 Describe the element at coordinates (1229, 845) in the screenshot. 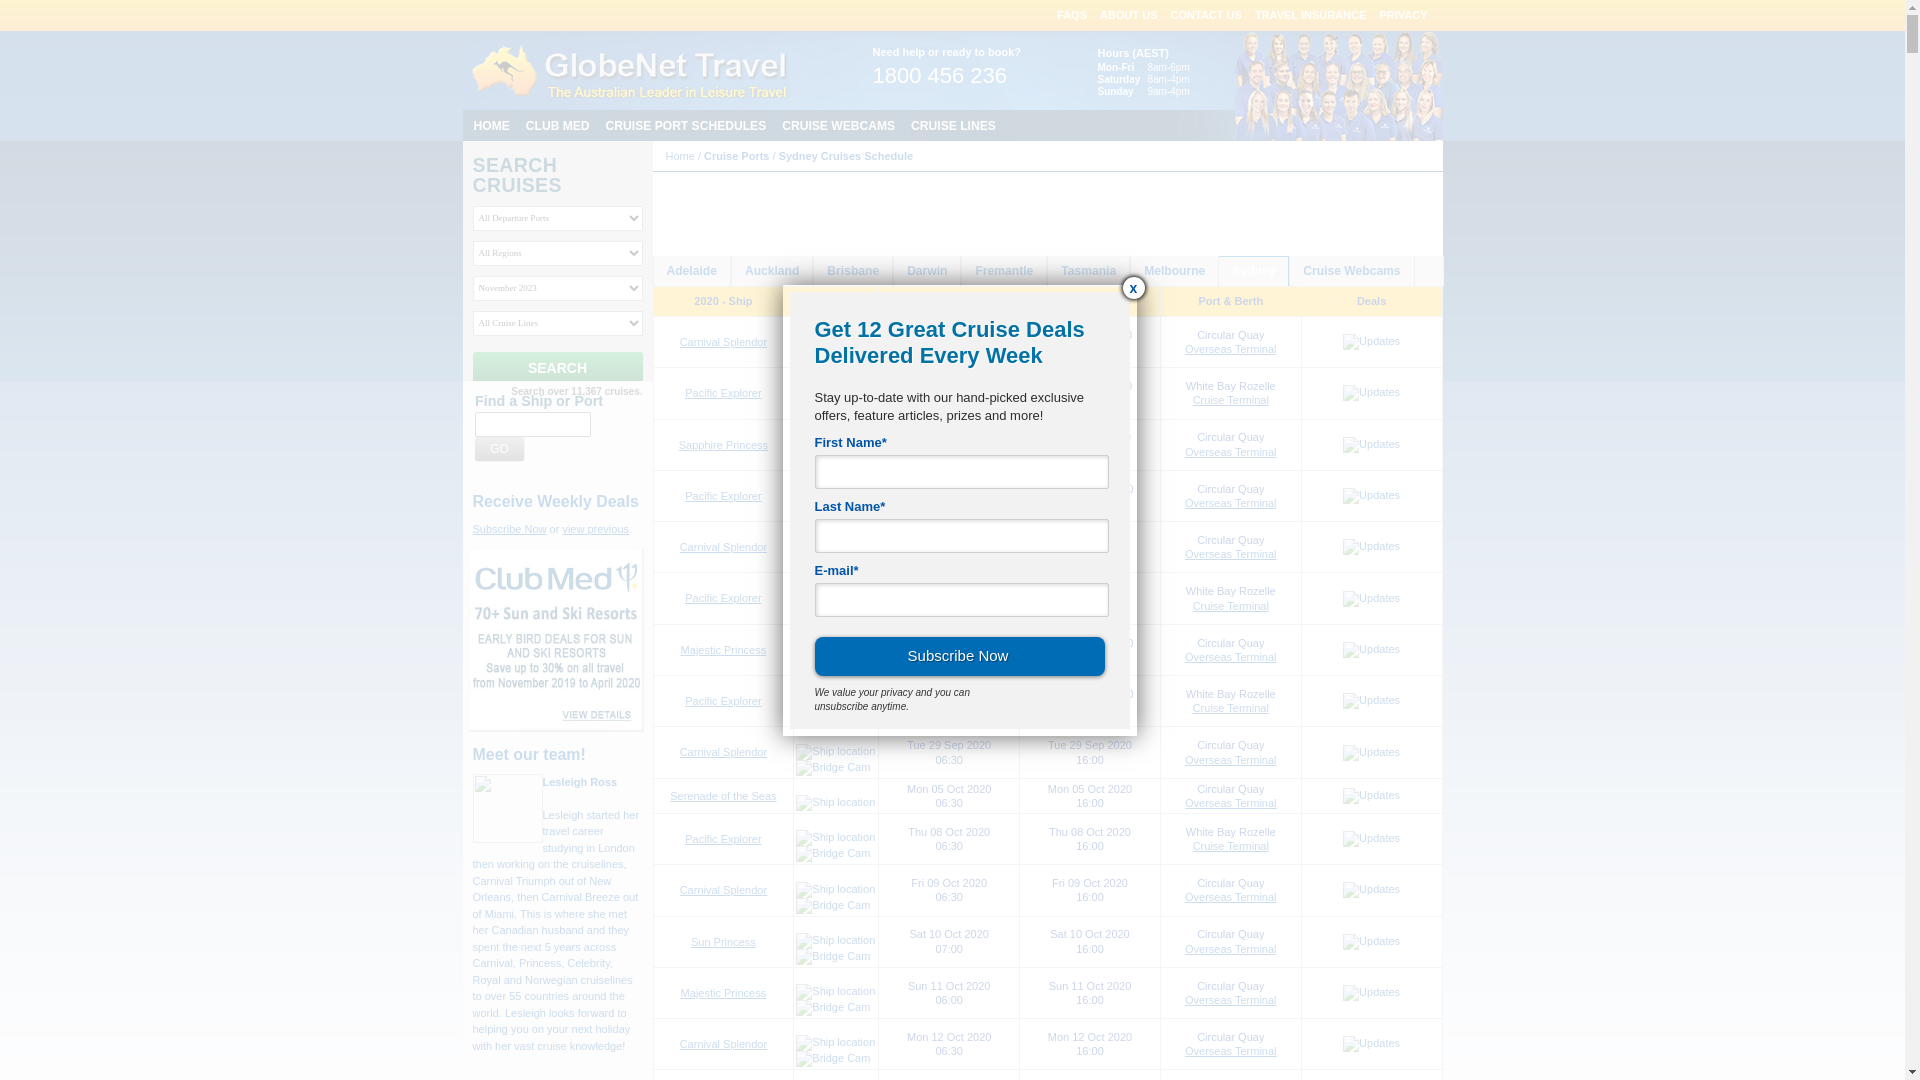

I see `'Cruise Terminal'` at that location.